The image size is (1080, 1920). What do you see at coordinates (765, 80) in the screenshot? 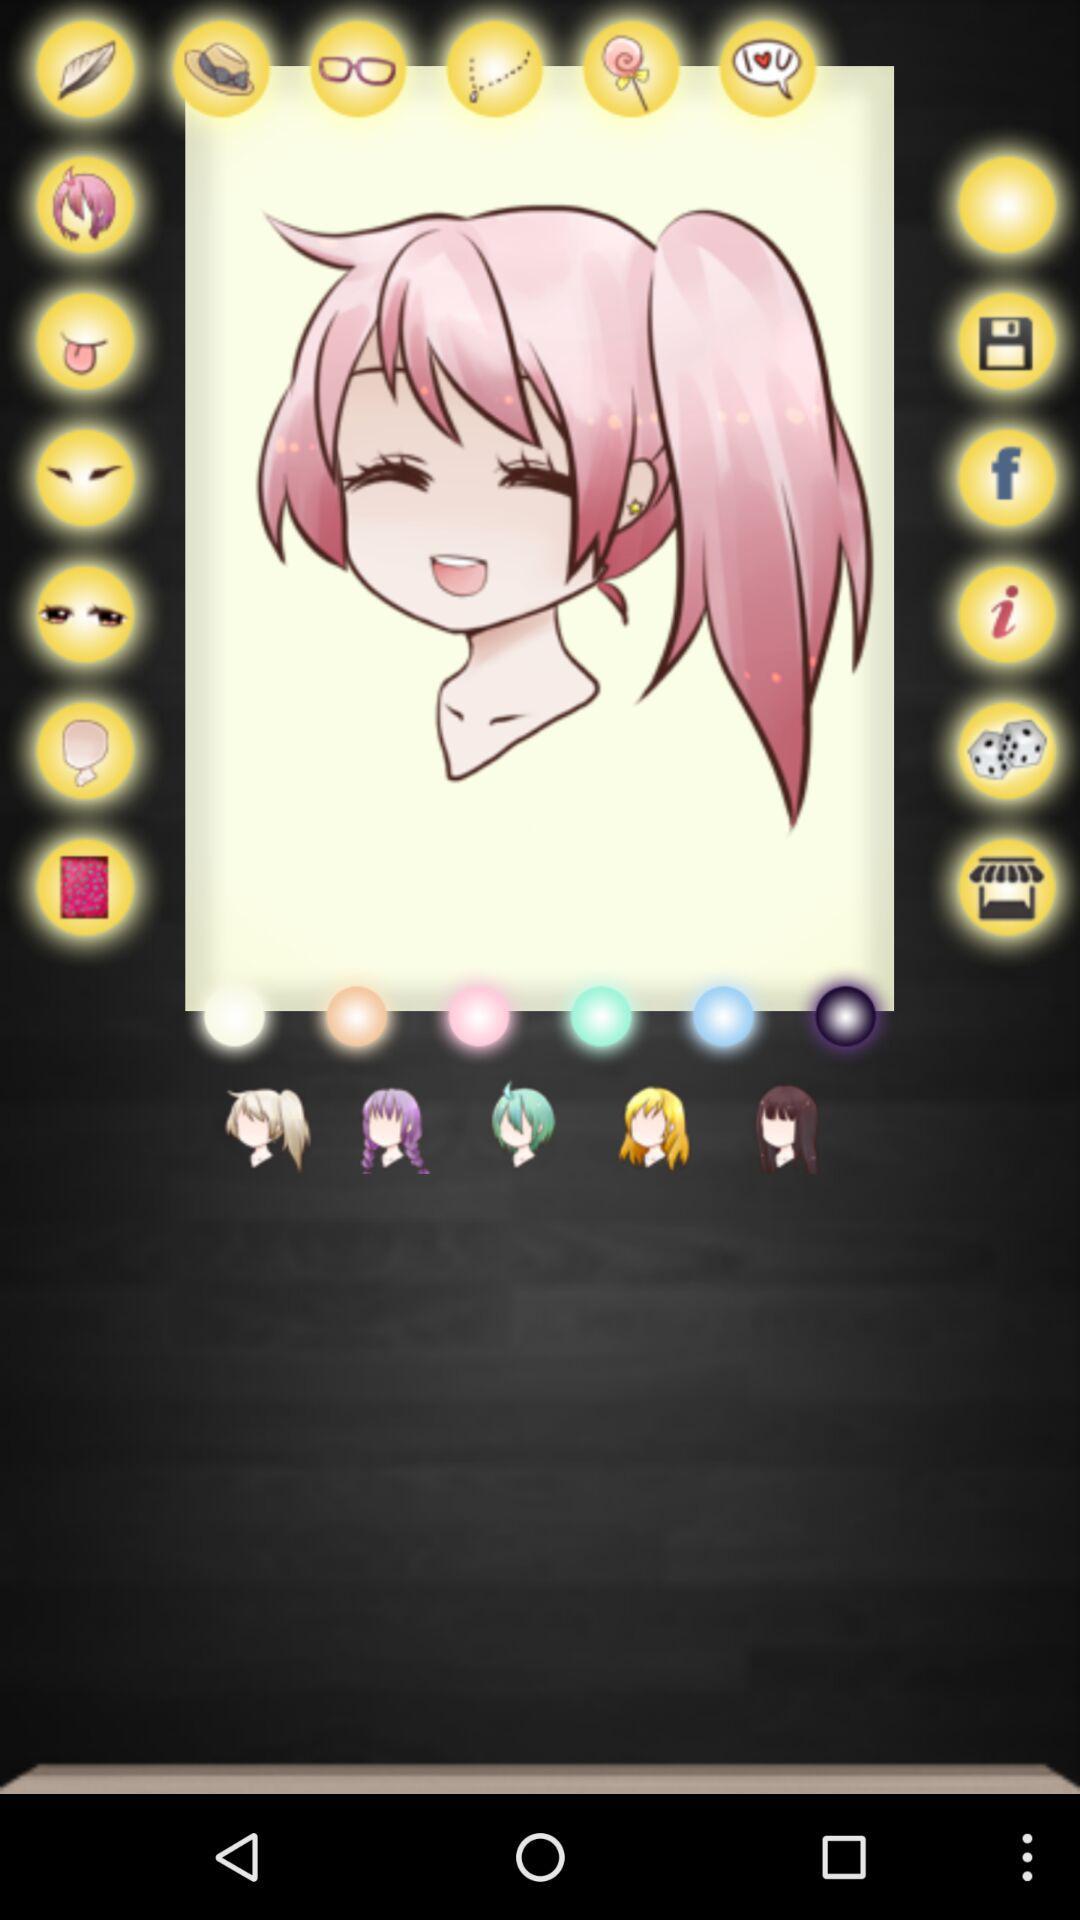
I see `the chat icon` at bounding box center [765, 80].